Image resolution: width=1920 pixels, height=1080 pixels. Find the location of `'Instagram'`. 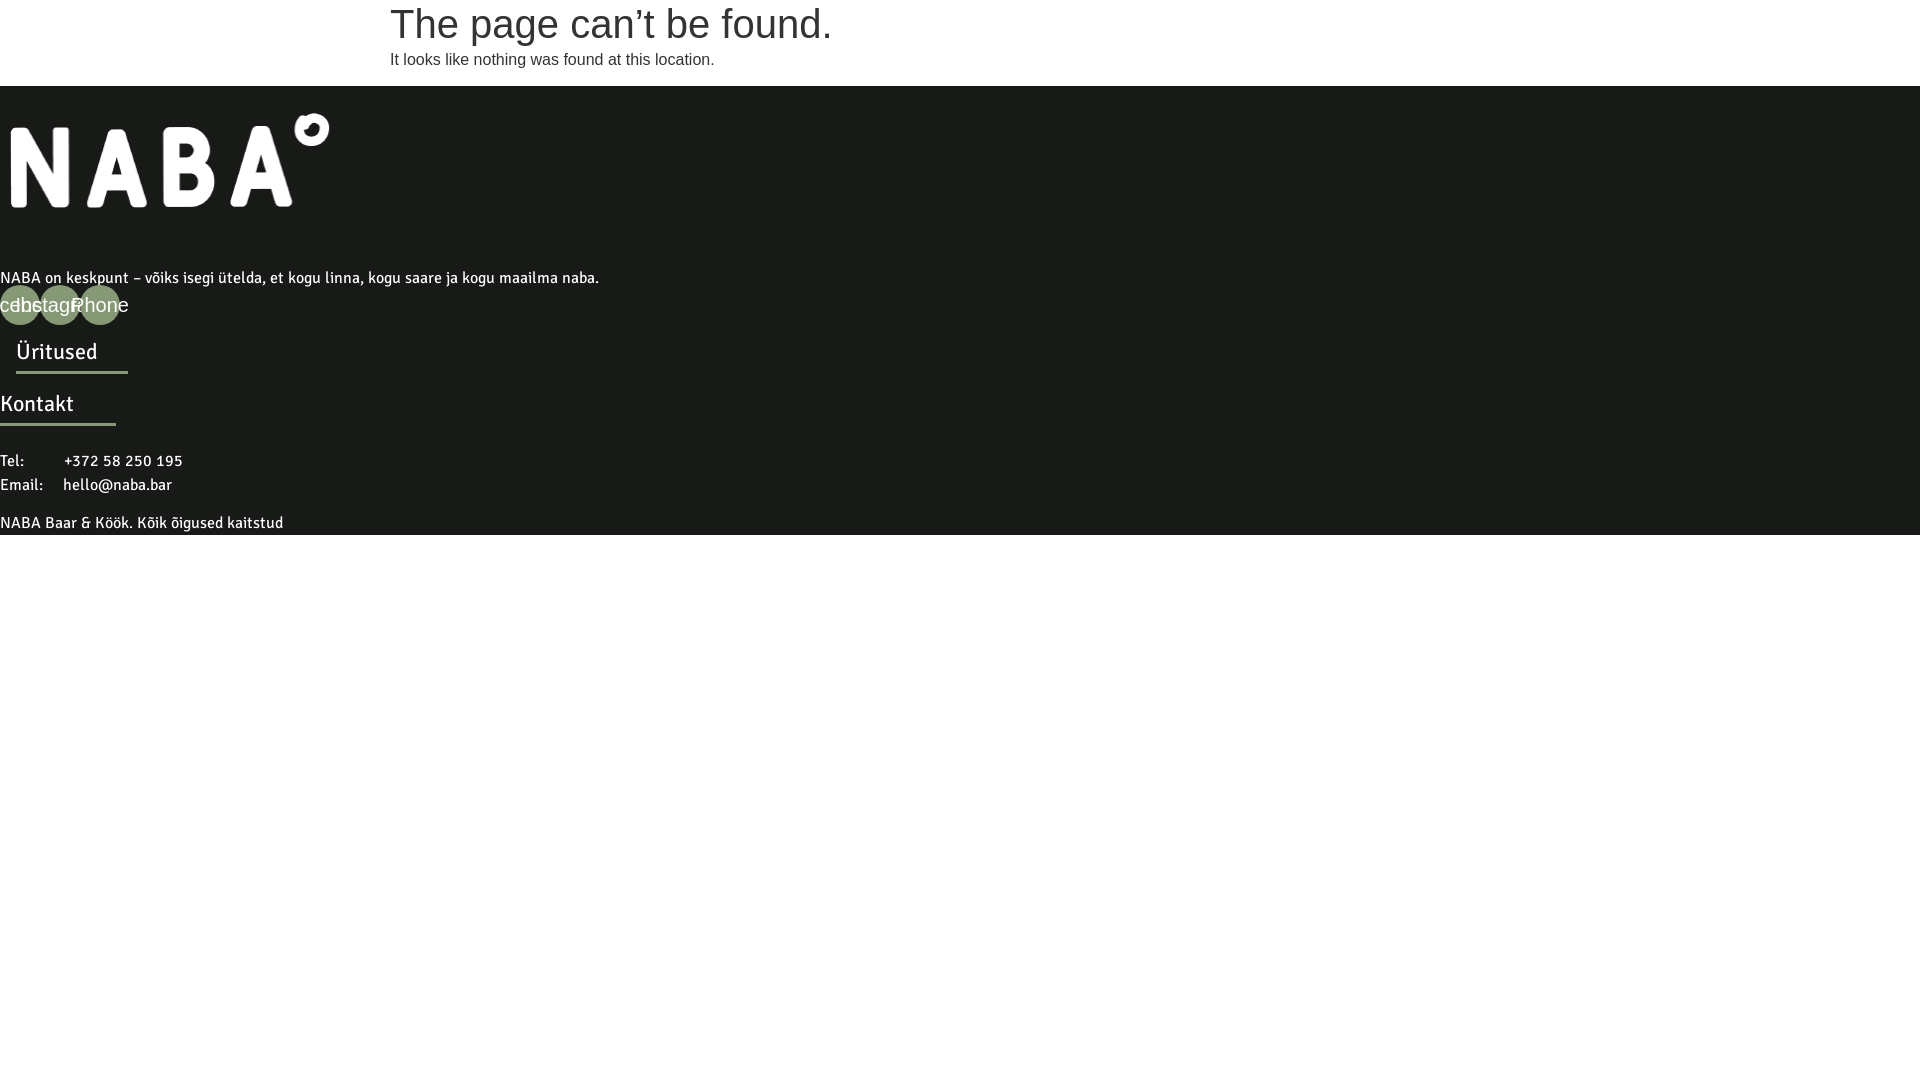

'Instagram' is located at coordinates (39, 304).